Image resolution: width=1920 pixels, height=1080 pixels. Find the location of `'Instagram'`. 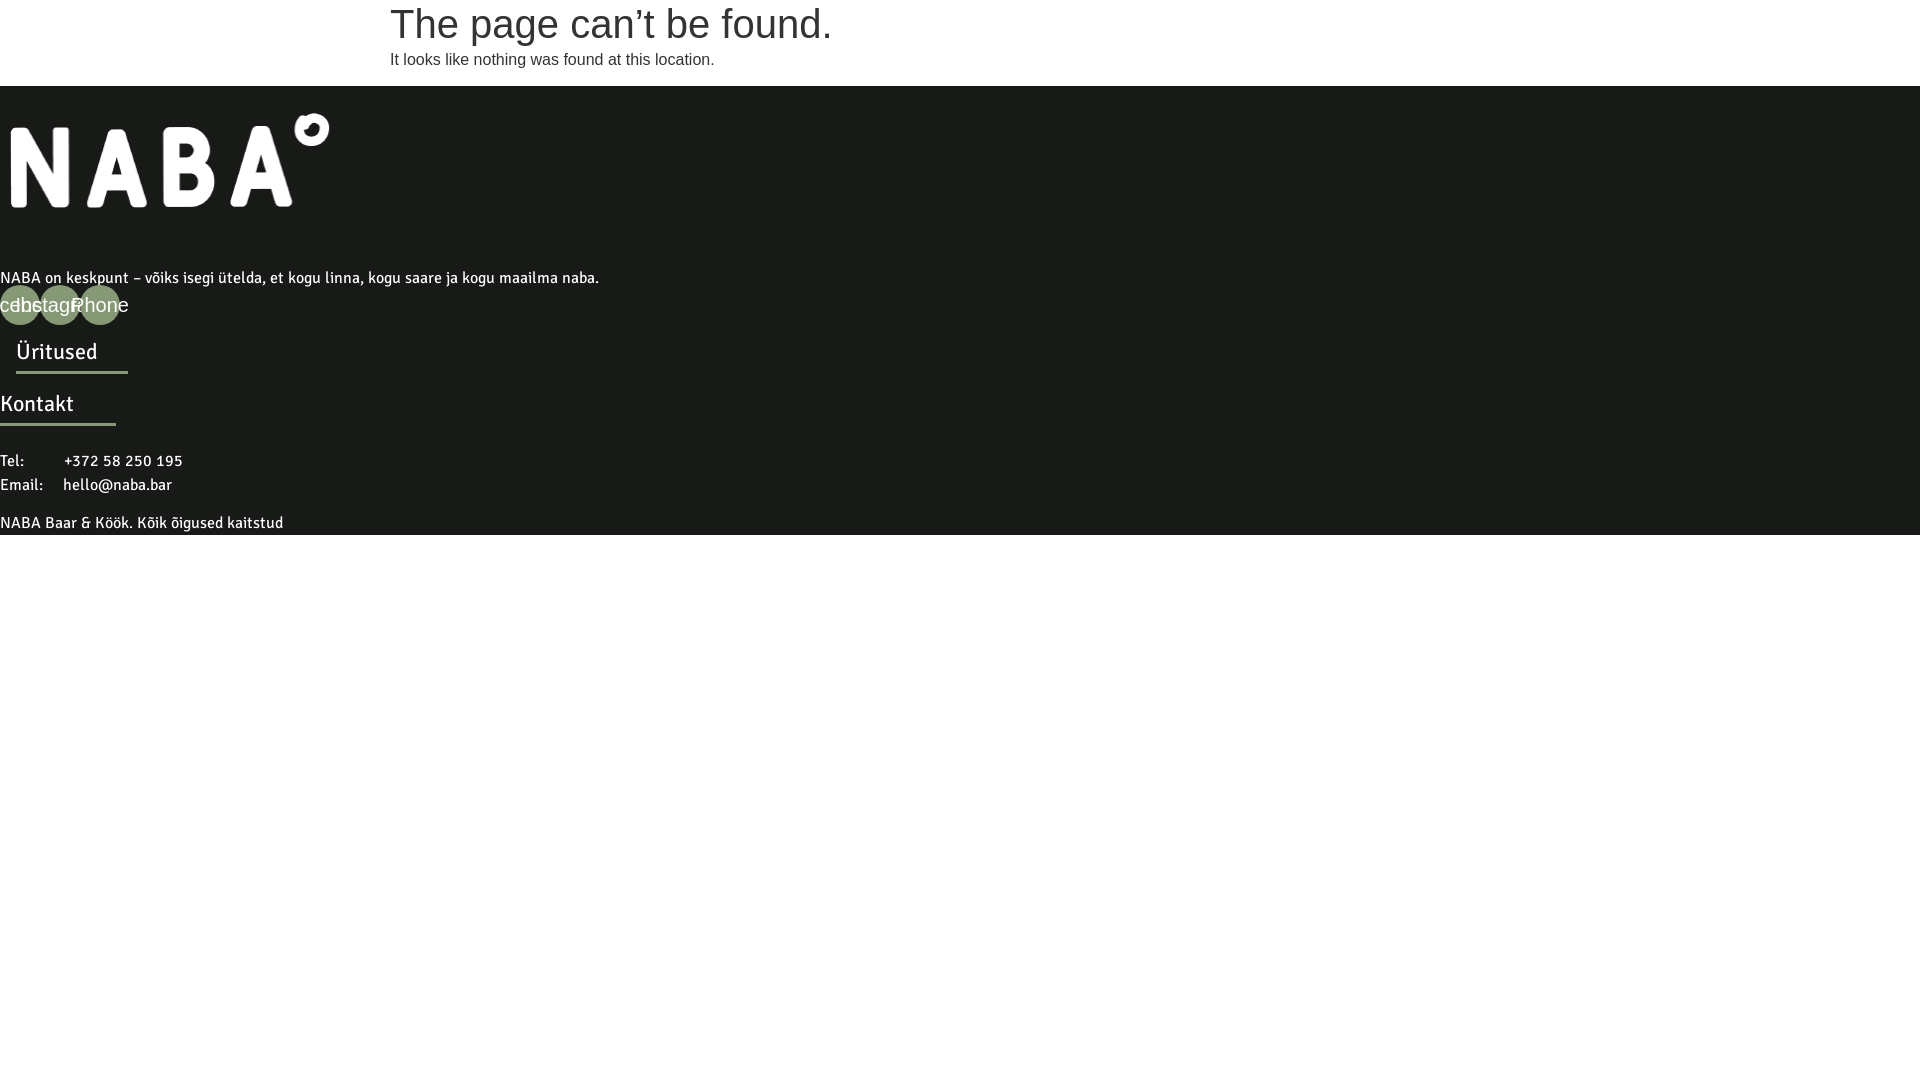

'Instagram' is located at coordinates (39, 304).